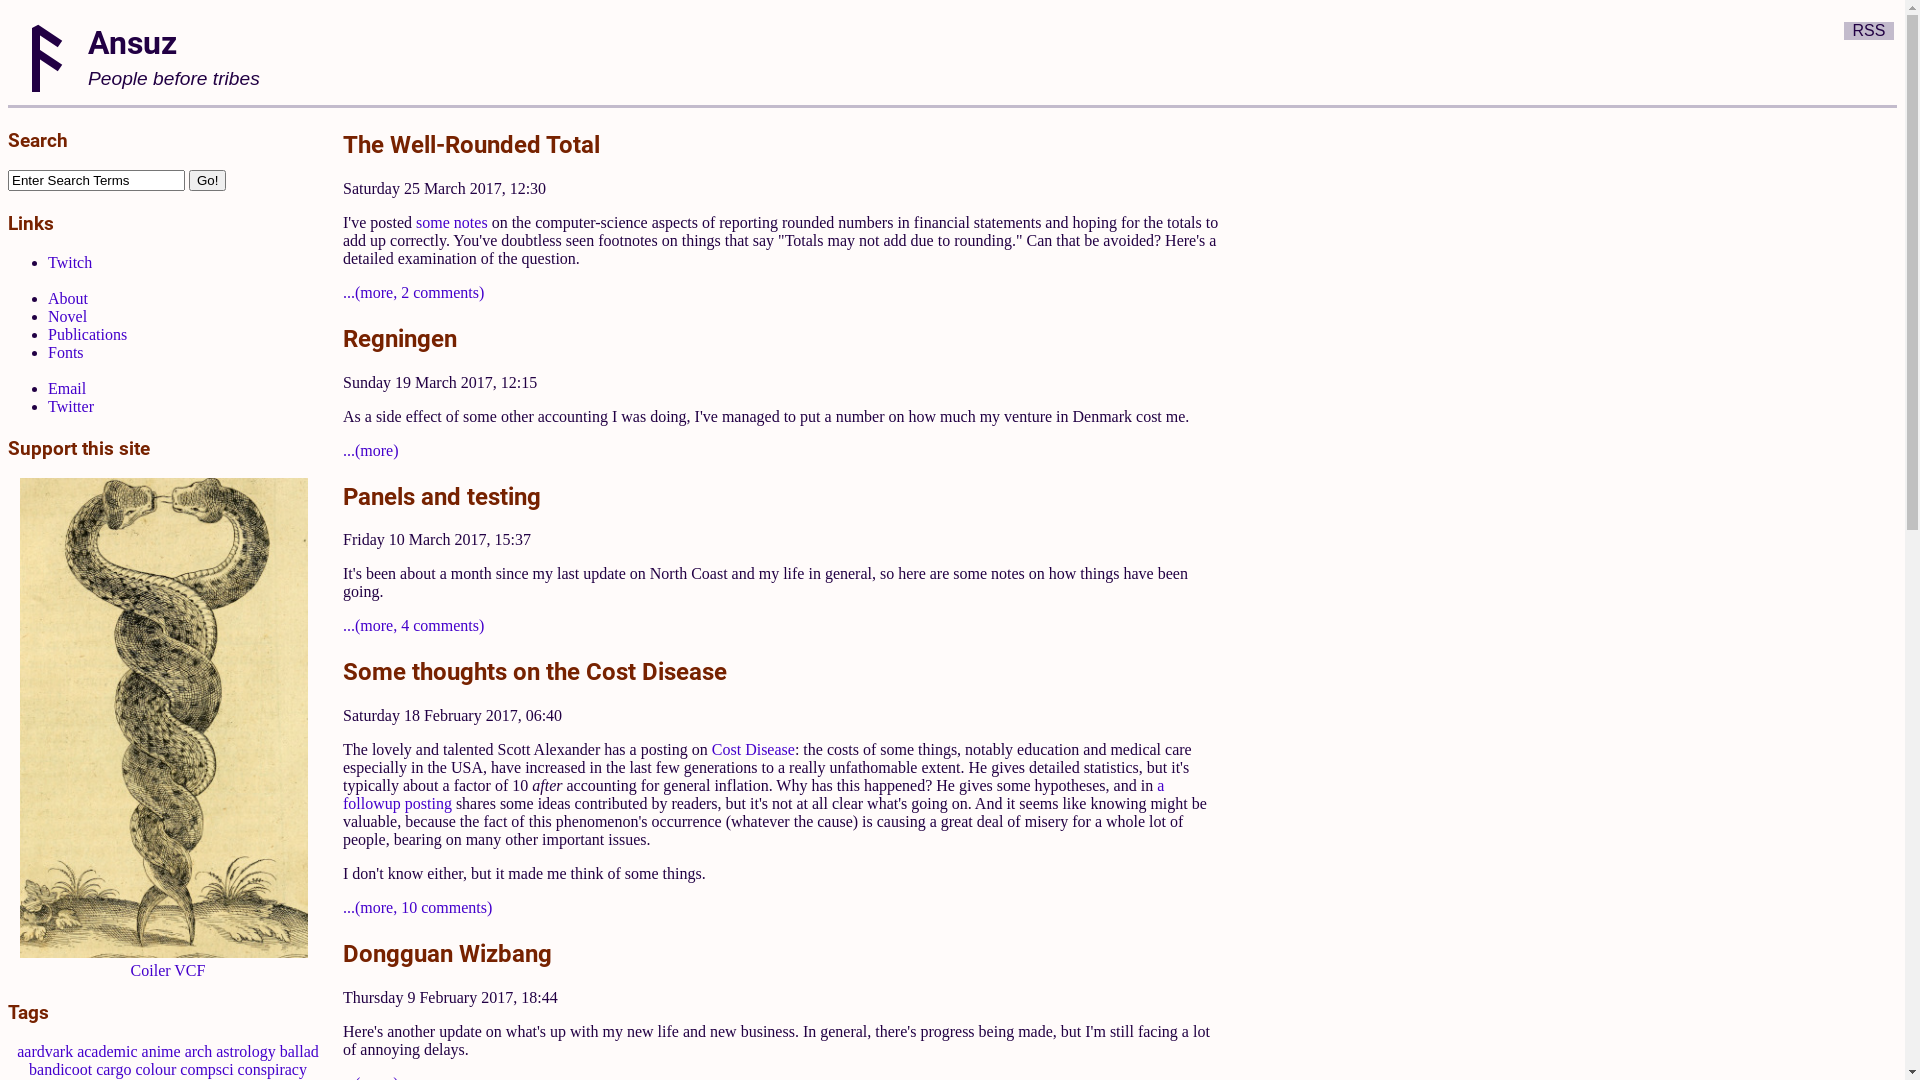 Image resolution: width=1920 pixels, height=1080 pixels. I want to click on 'Panels and testing', so click(440, 495).